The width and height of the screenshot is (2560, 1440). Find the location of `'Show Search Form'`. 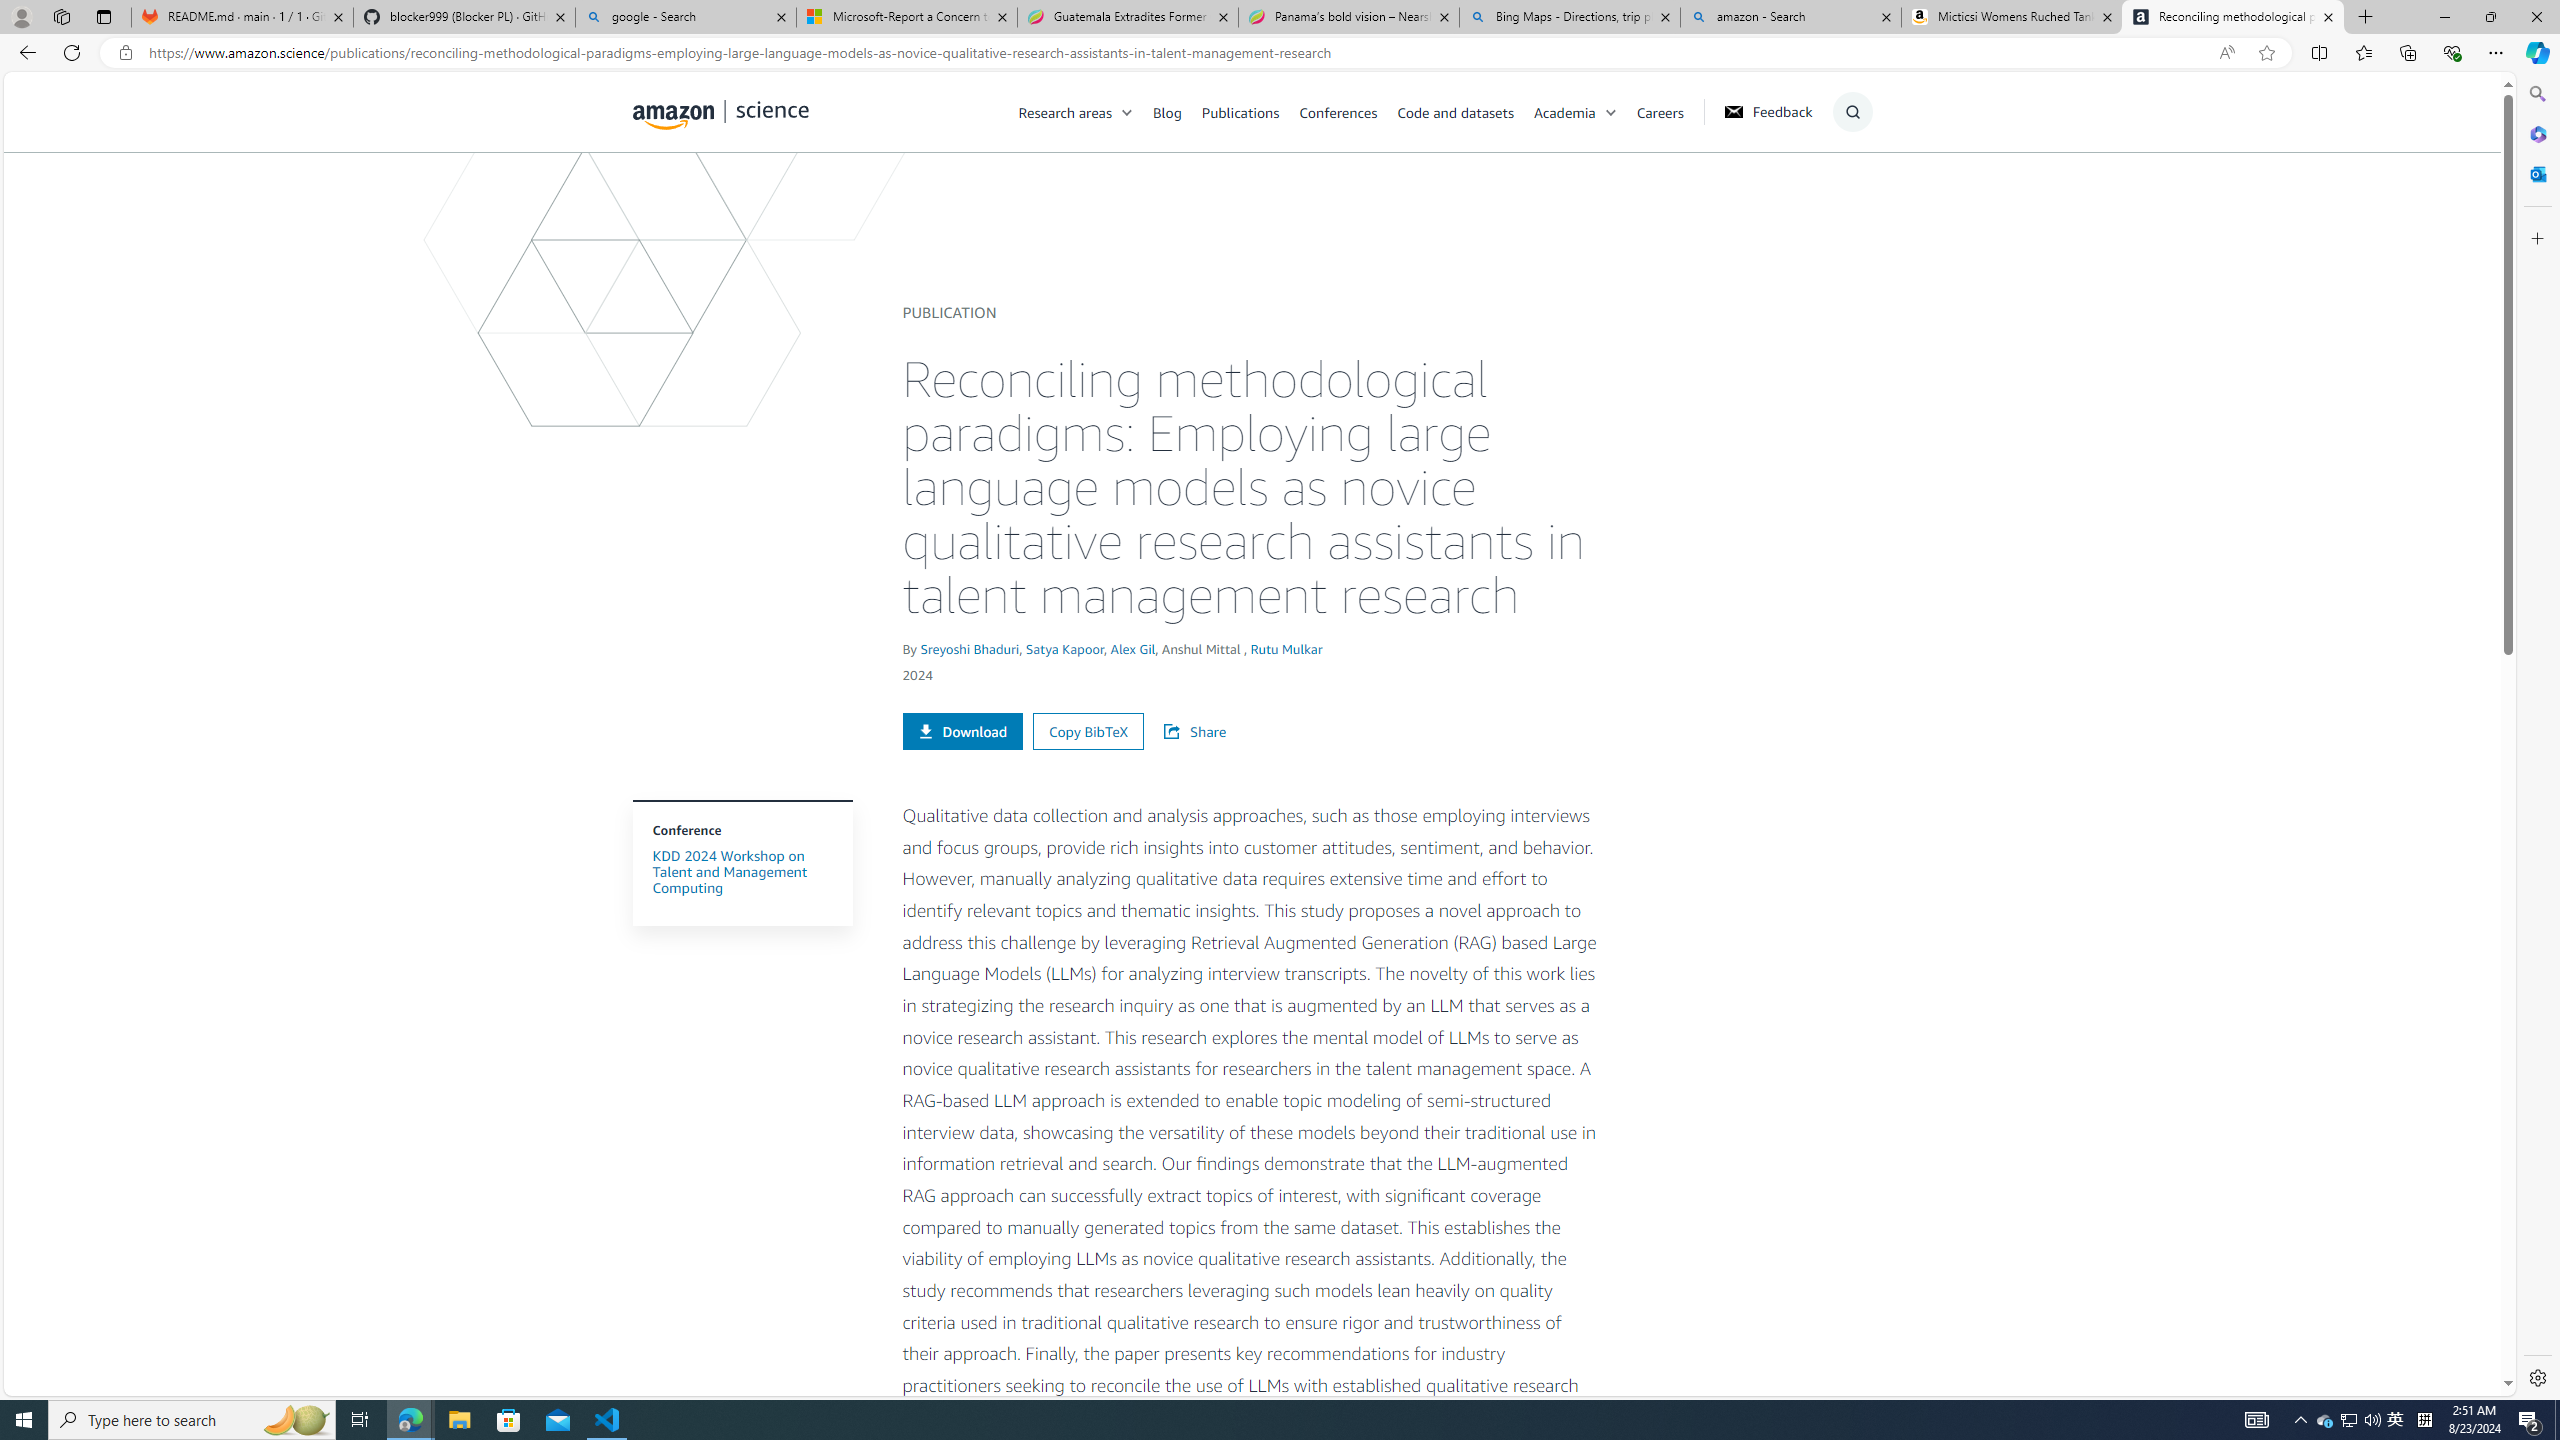

'Show Search Form' is located at coordinates (1852, 111).